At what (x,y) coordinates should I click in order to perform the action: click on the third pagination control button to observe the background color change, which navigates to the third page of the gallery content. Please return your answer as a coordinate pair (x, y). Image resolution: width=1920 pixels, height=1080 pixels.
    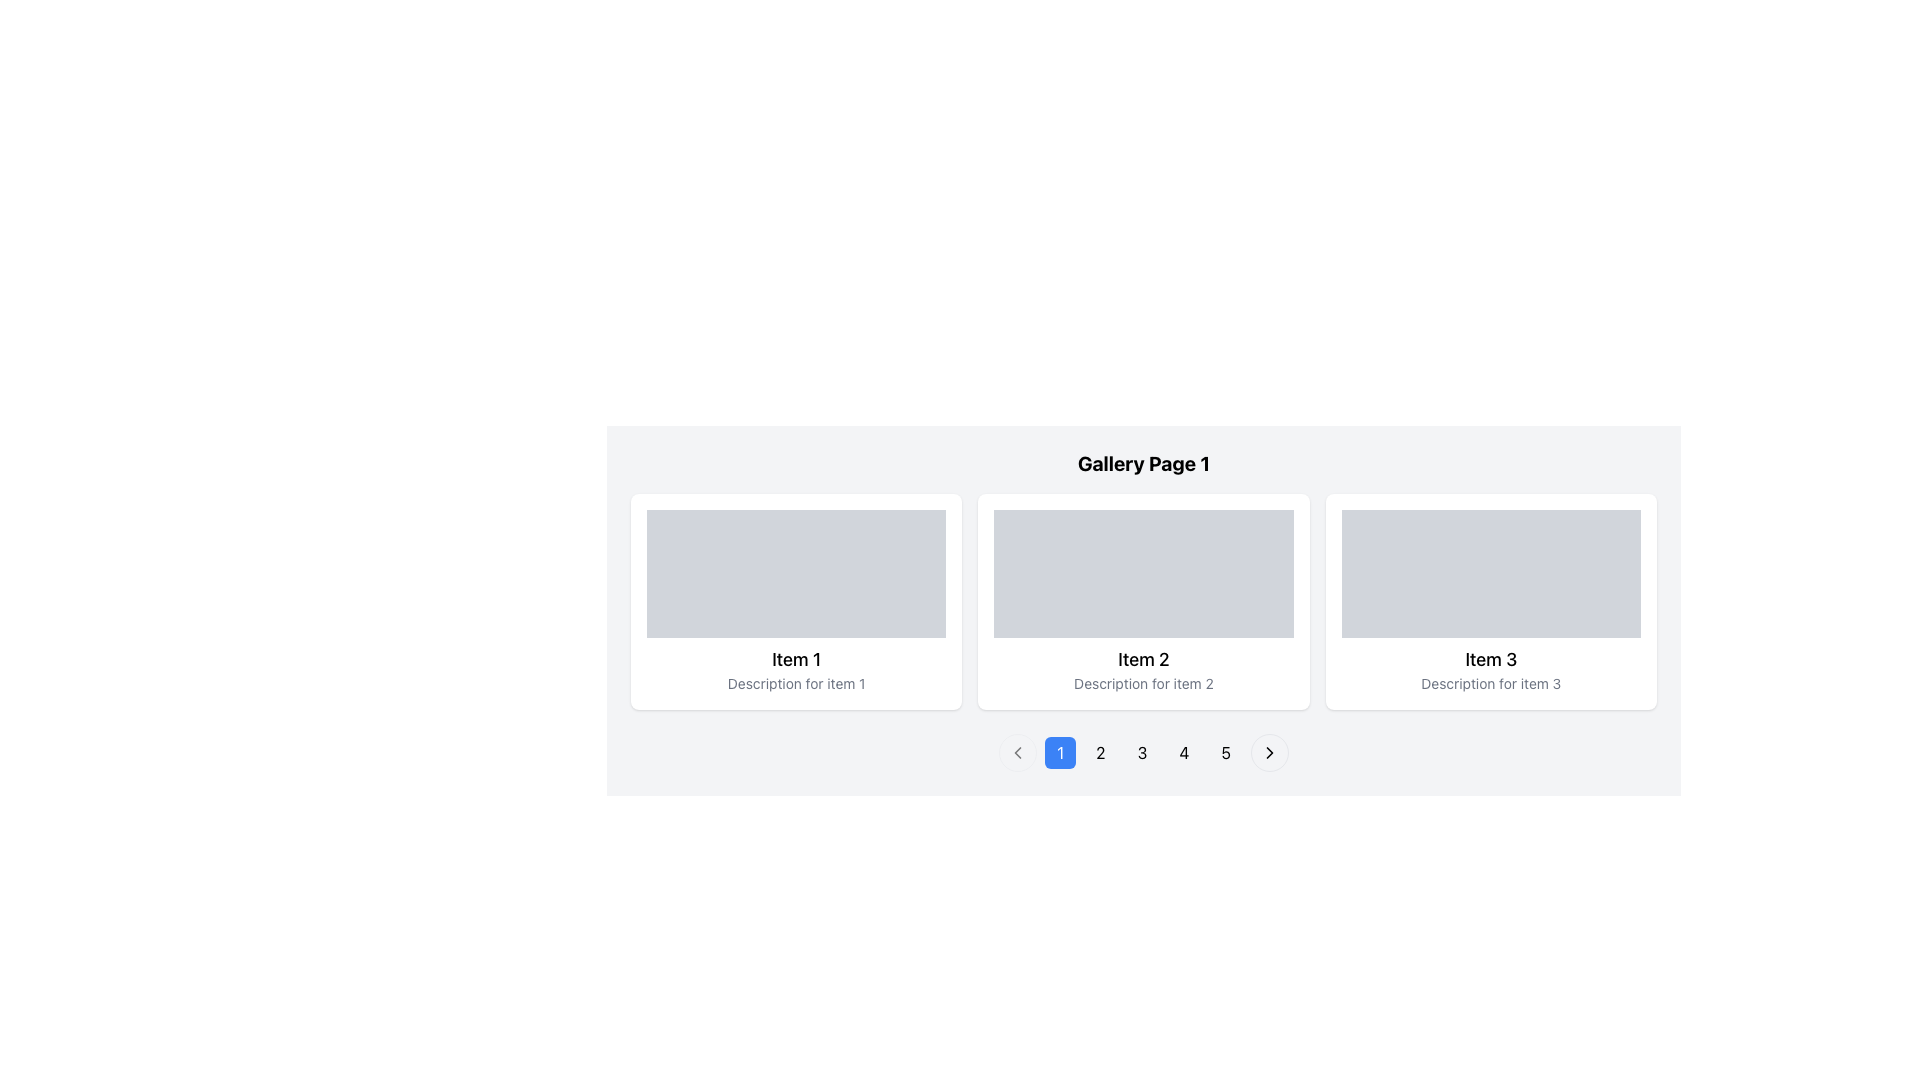
    Looking at the image, I should click on (1142, 752).